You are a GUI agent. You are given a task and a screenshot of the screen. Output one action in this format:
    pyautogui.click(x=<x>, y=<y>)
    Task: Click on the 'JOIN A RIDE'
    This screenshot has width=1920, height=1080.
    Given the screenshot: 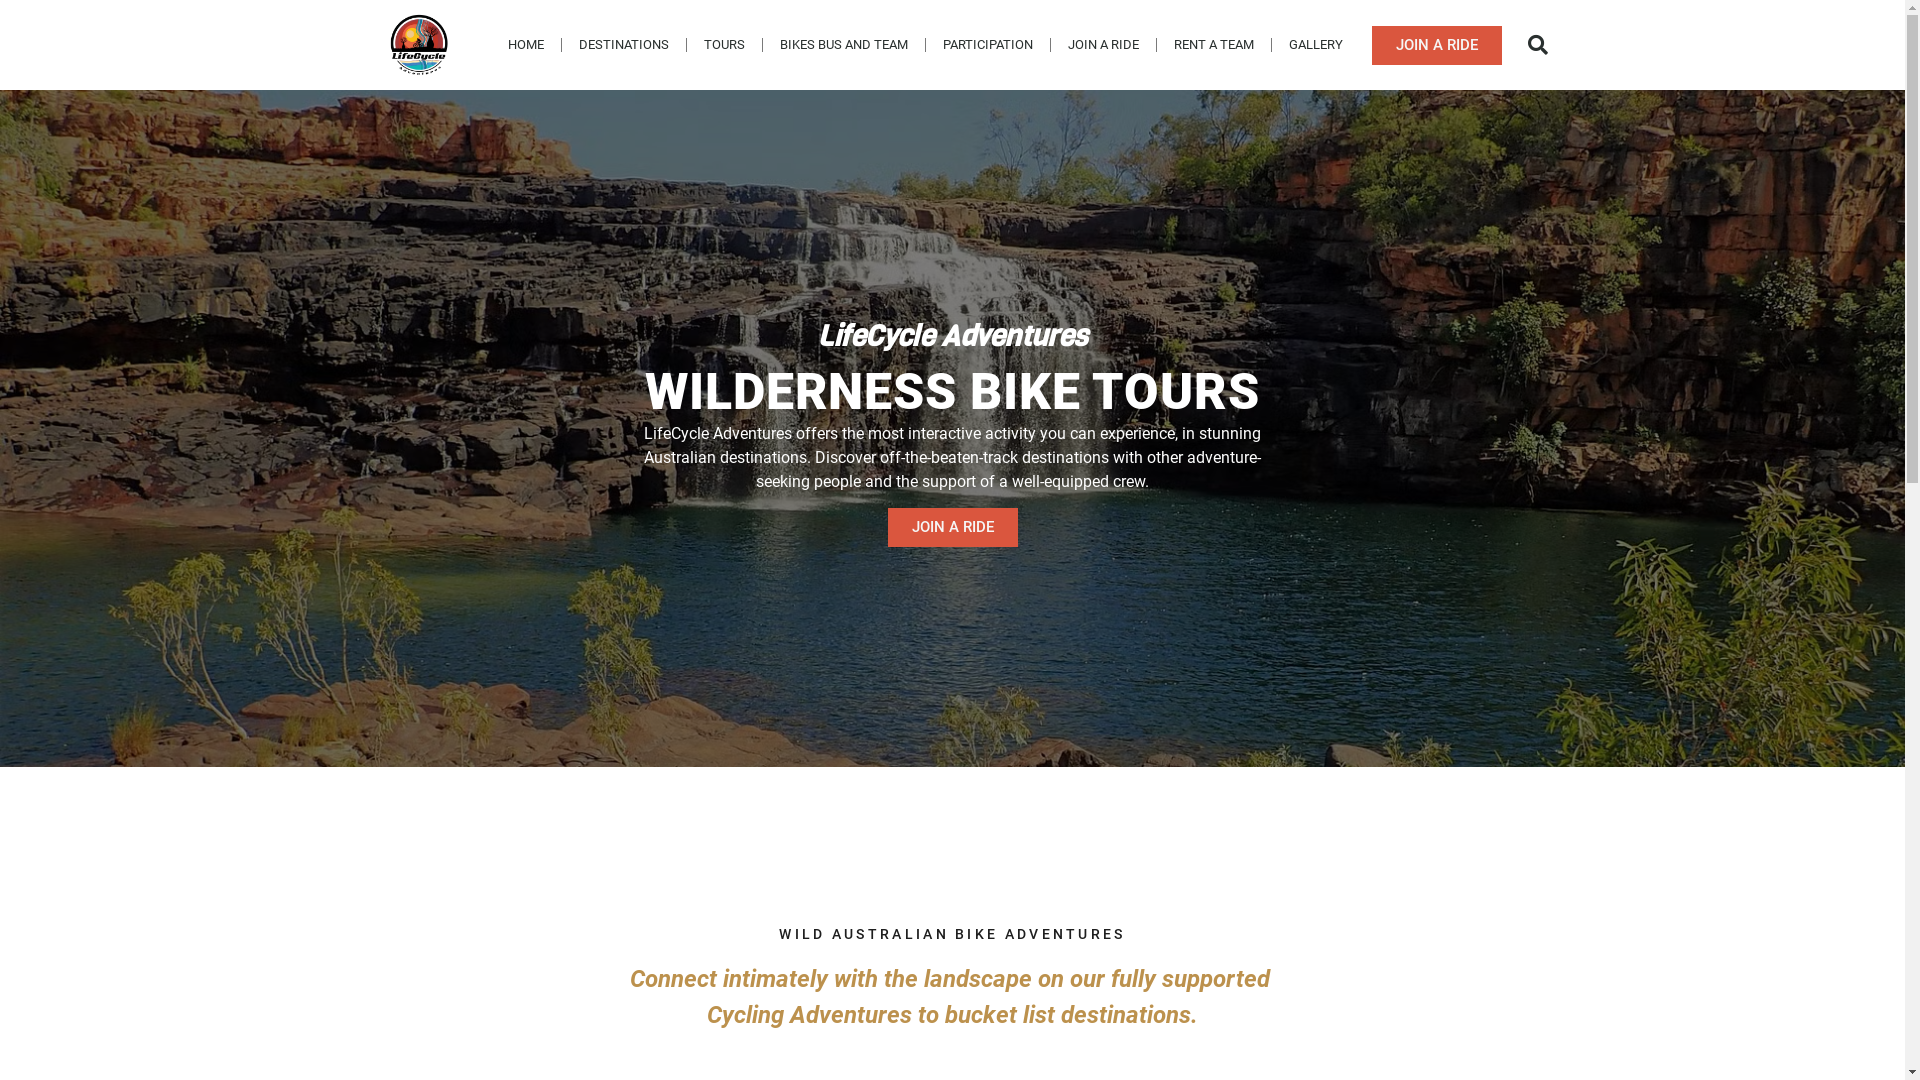 What is the action you would take?
    pyautogui.click(x=1371, y=45)
    